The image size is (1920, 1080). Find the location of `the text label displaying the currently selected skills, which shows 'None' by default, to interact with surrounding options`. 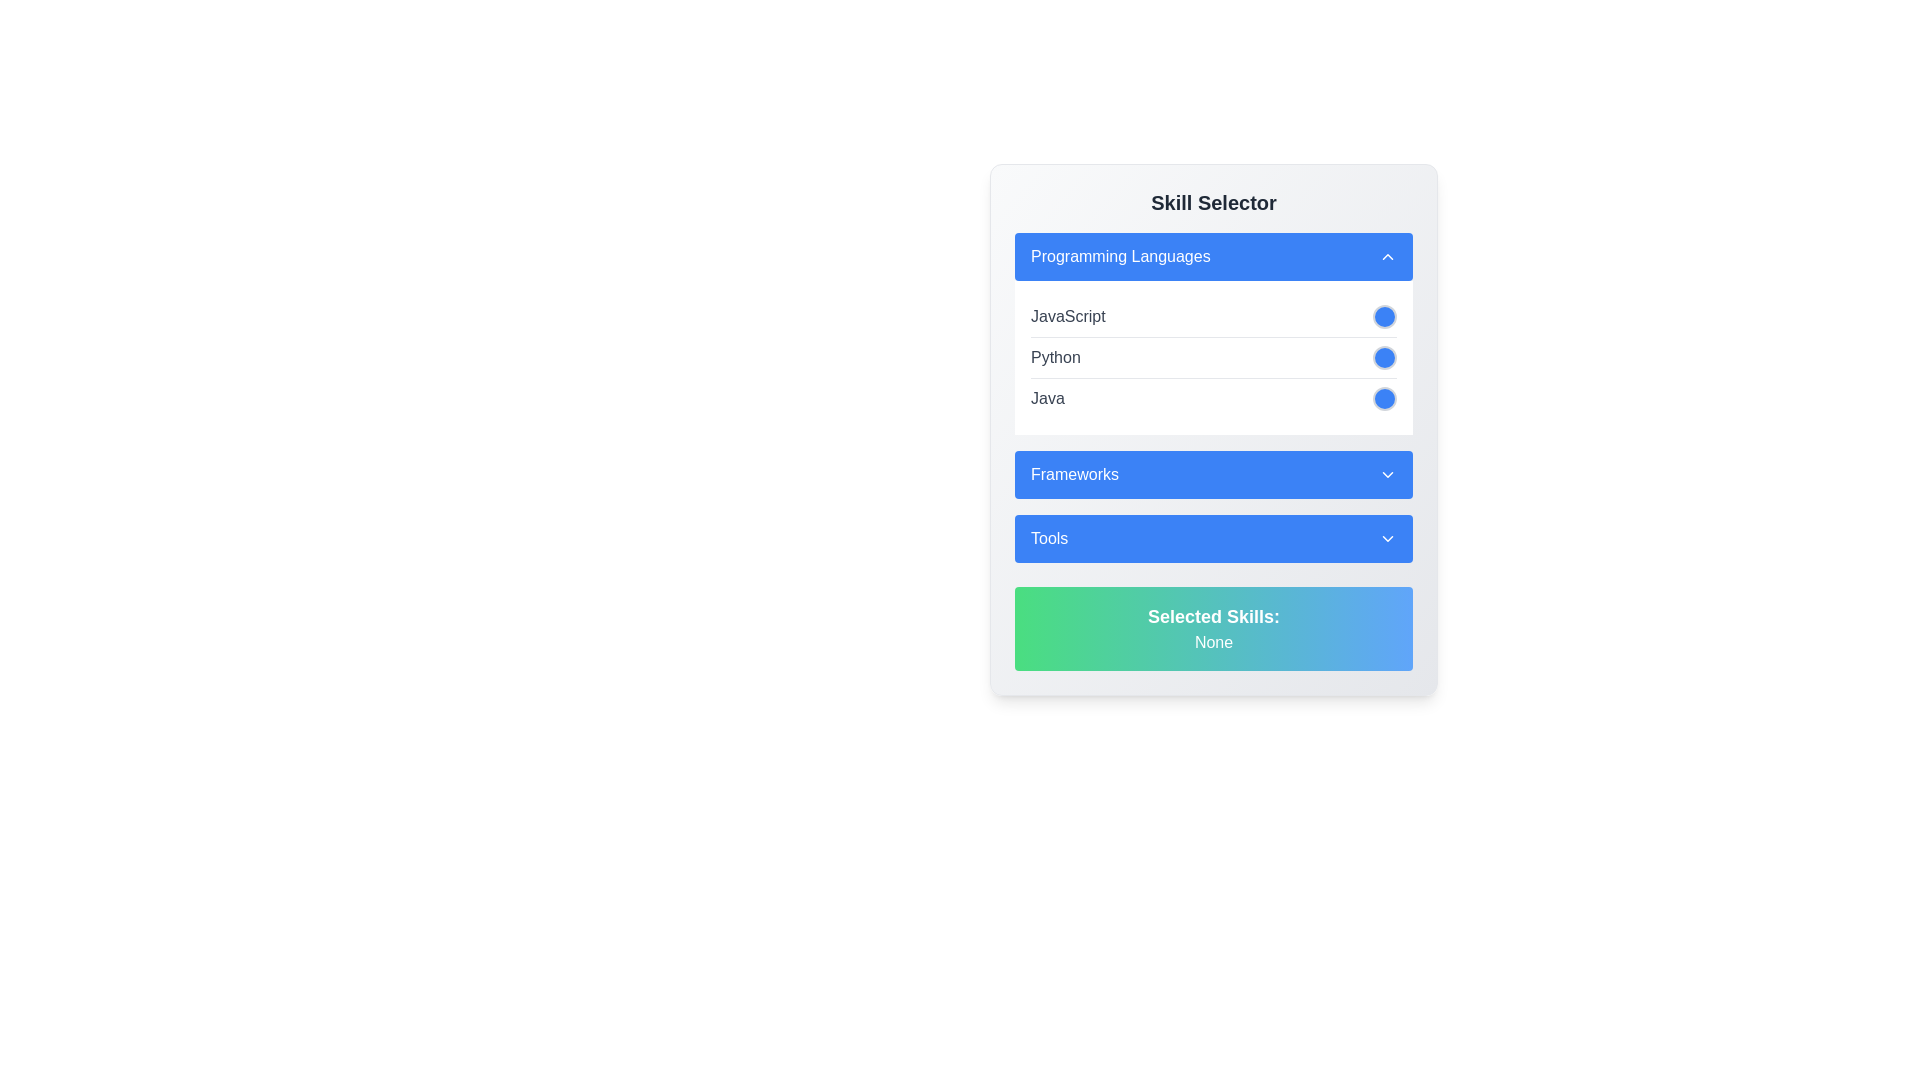

the text label displaying the currently selected skills, which shows 'None' by default, to interact with surrounding options is located at coordinates (1213, 643).